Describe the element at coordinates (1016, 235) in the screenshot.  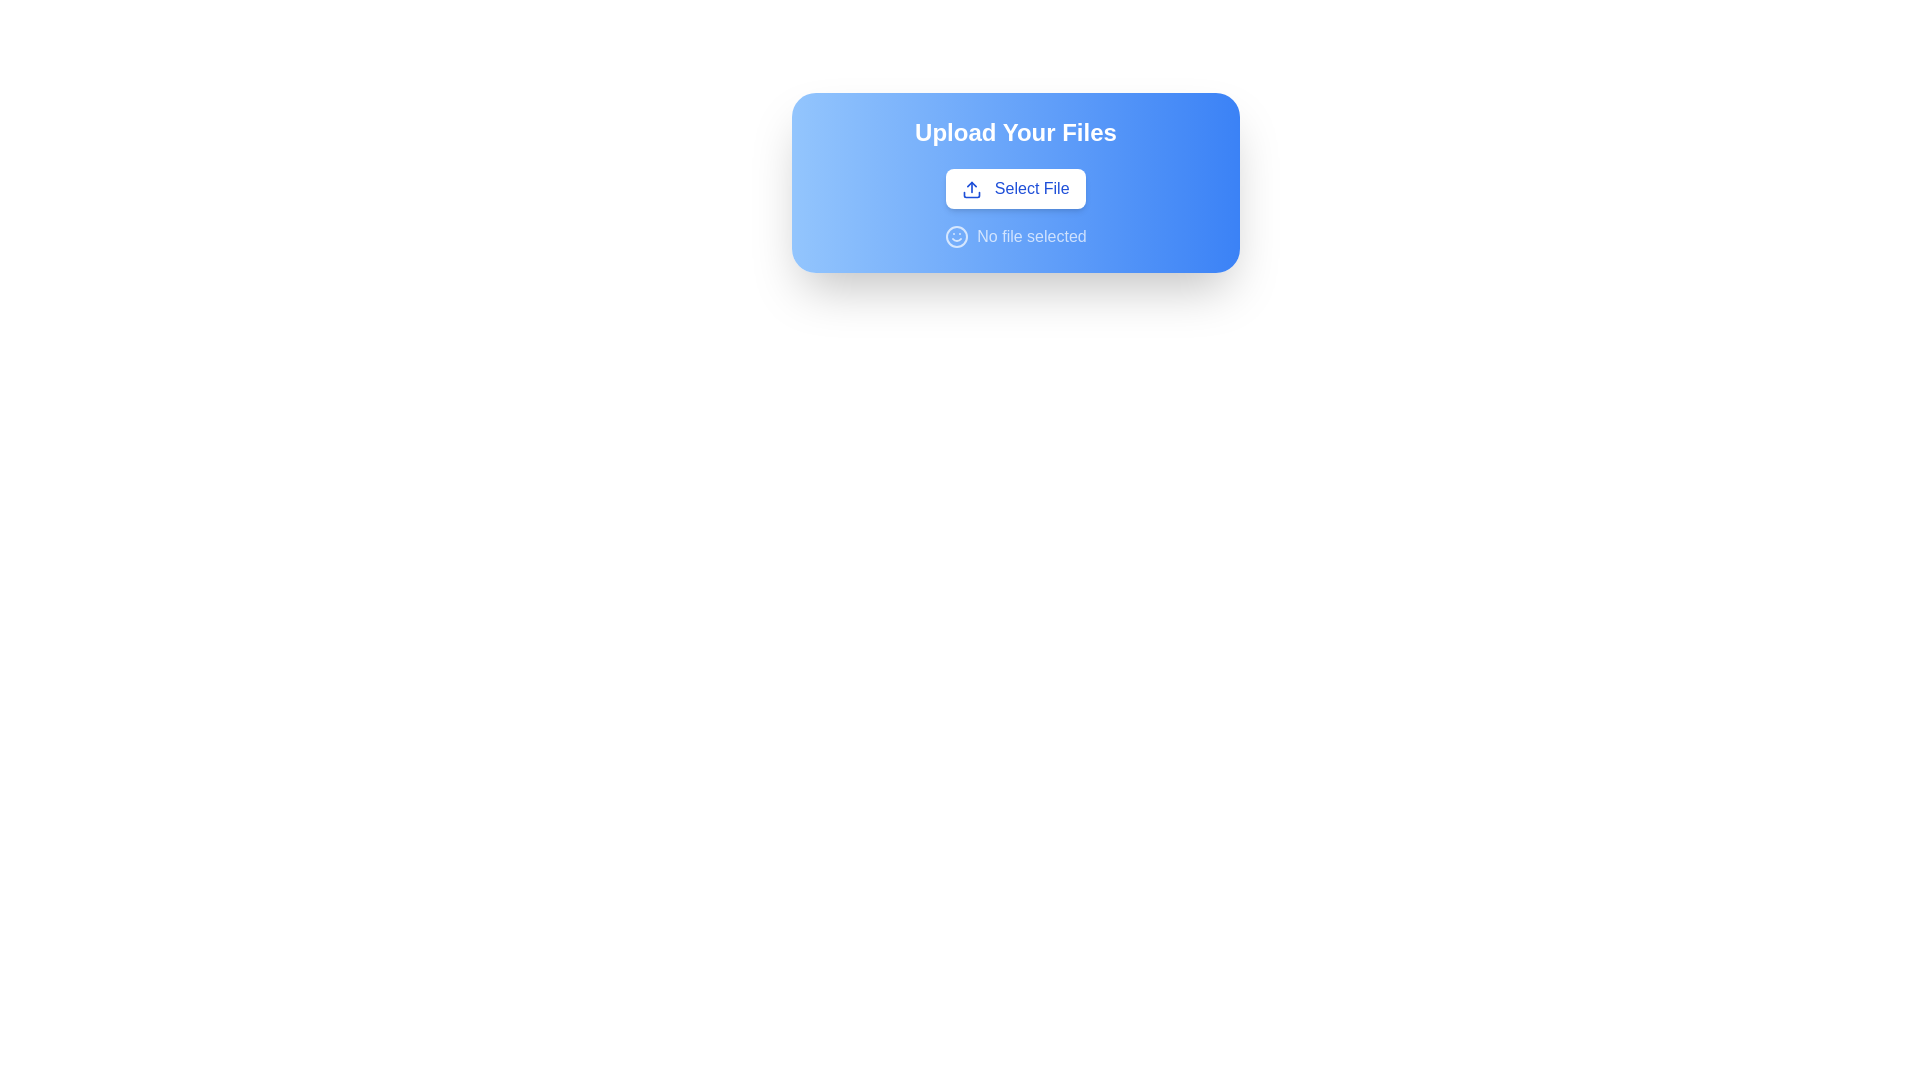
I see `the informational label indicating that no file has been selected yet for uploading, which is located beneath the 'Select File' button` at that location.